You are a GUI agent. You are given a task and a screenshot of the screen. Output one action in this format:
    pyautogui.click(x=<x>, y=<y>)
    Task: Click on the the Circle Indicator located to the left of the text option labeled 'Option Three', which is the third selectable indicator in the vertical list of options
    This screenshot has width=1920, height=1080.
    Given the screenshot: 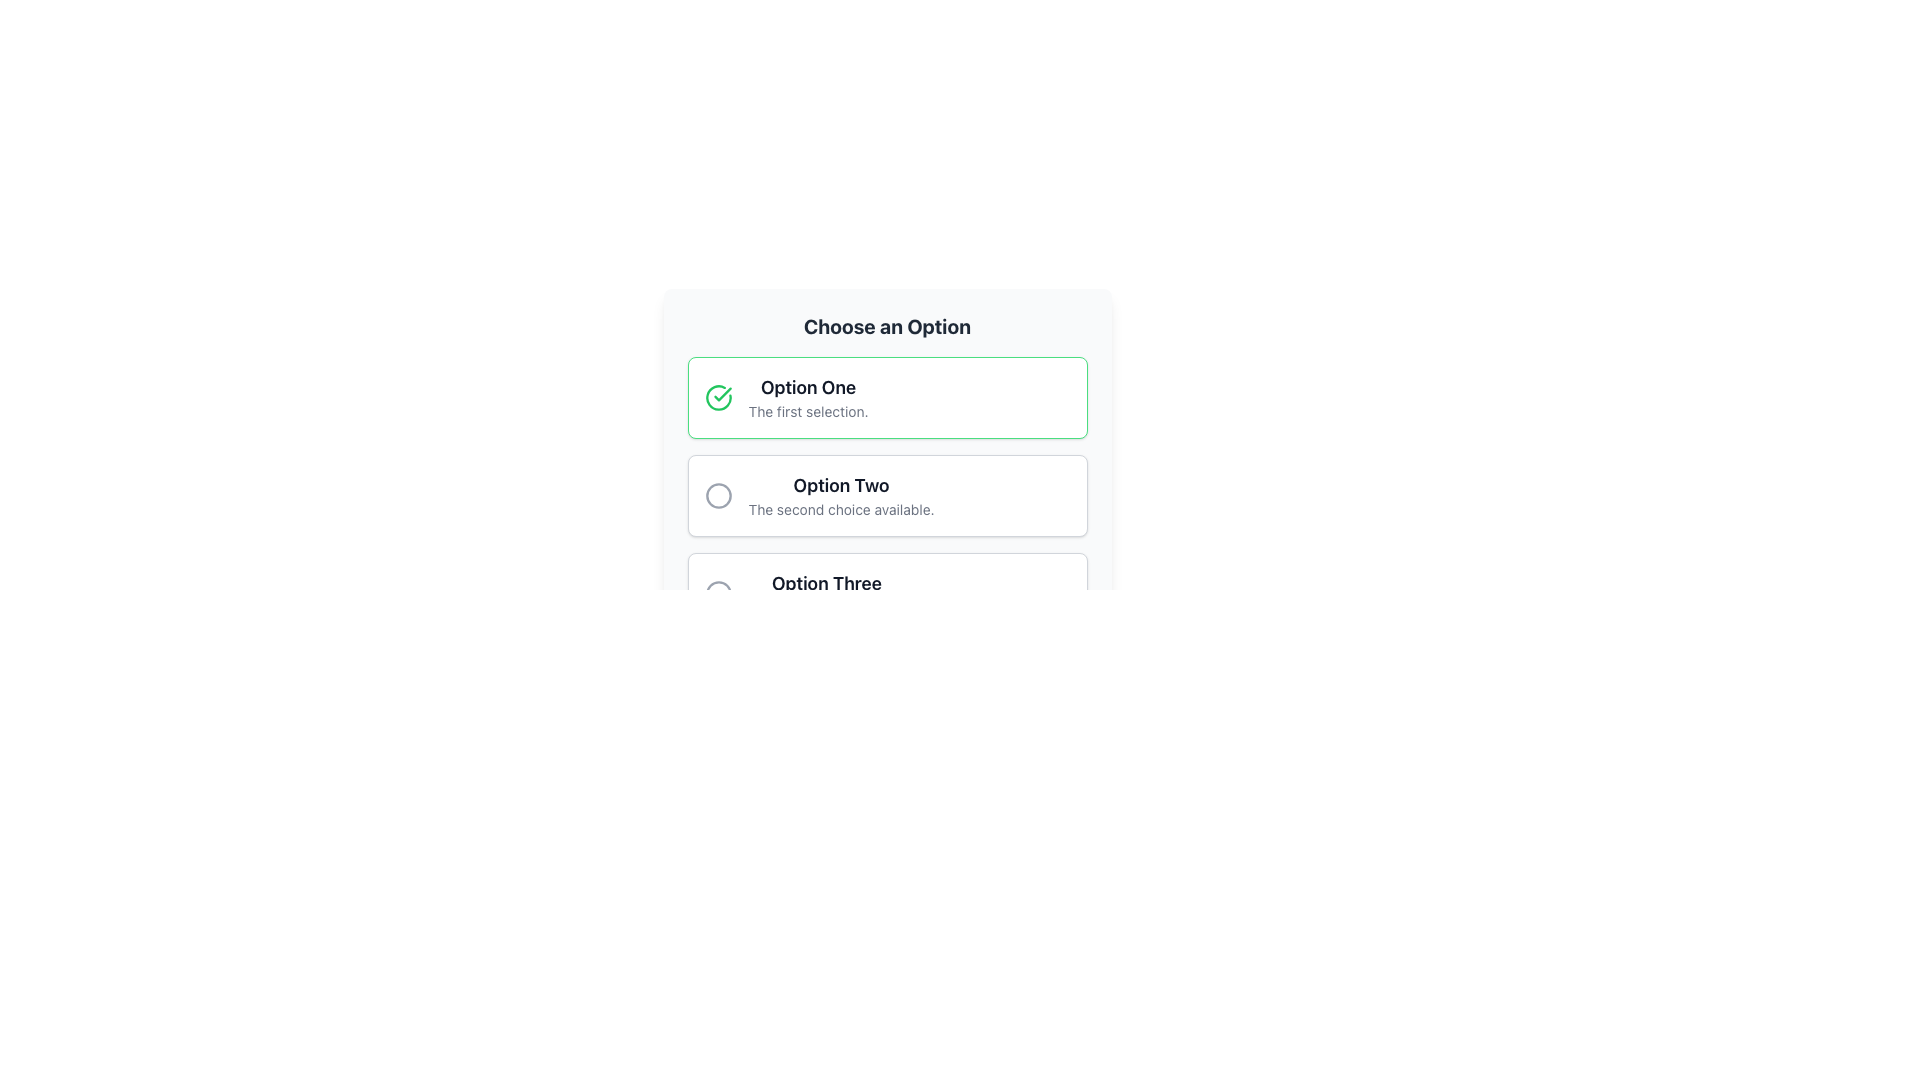 What is the action you would take?
    pyautogui.click(x=718, y=593)
    